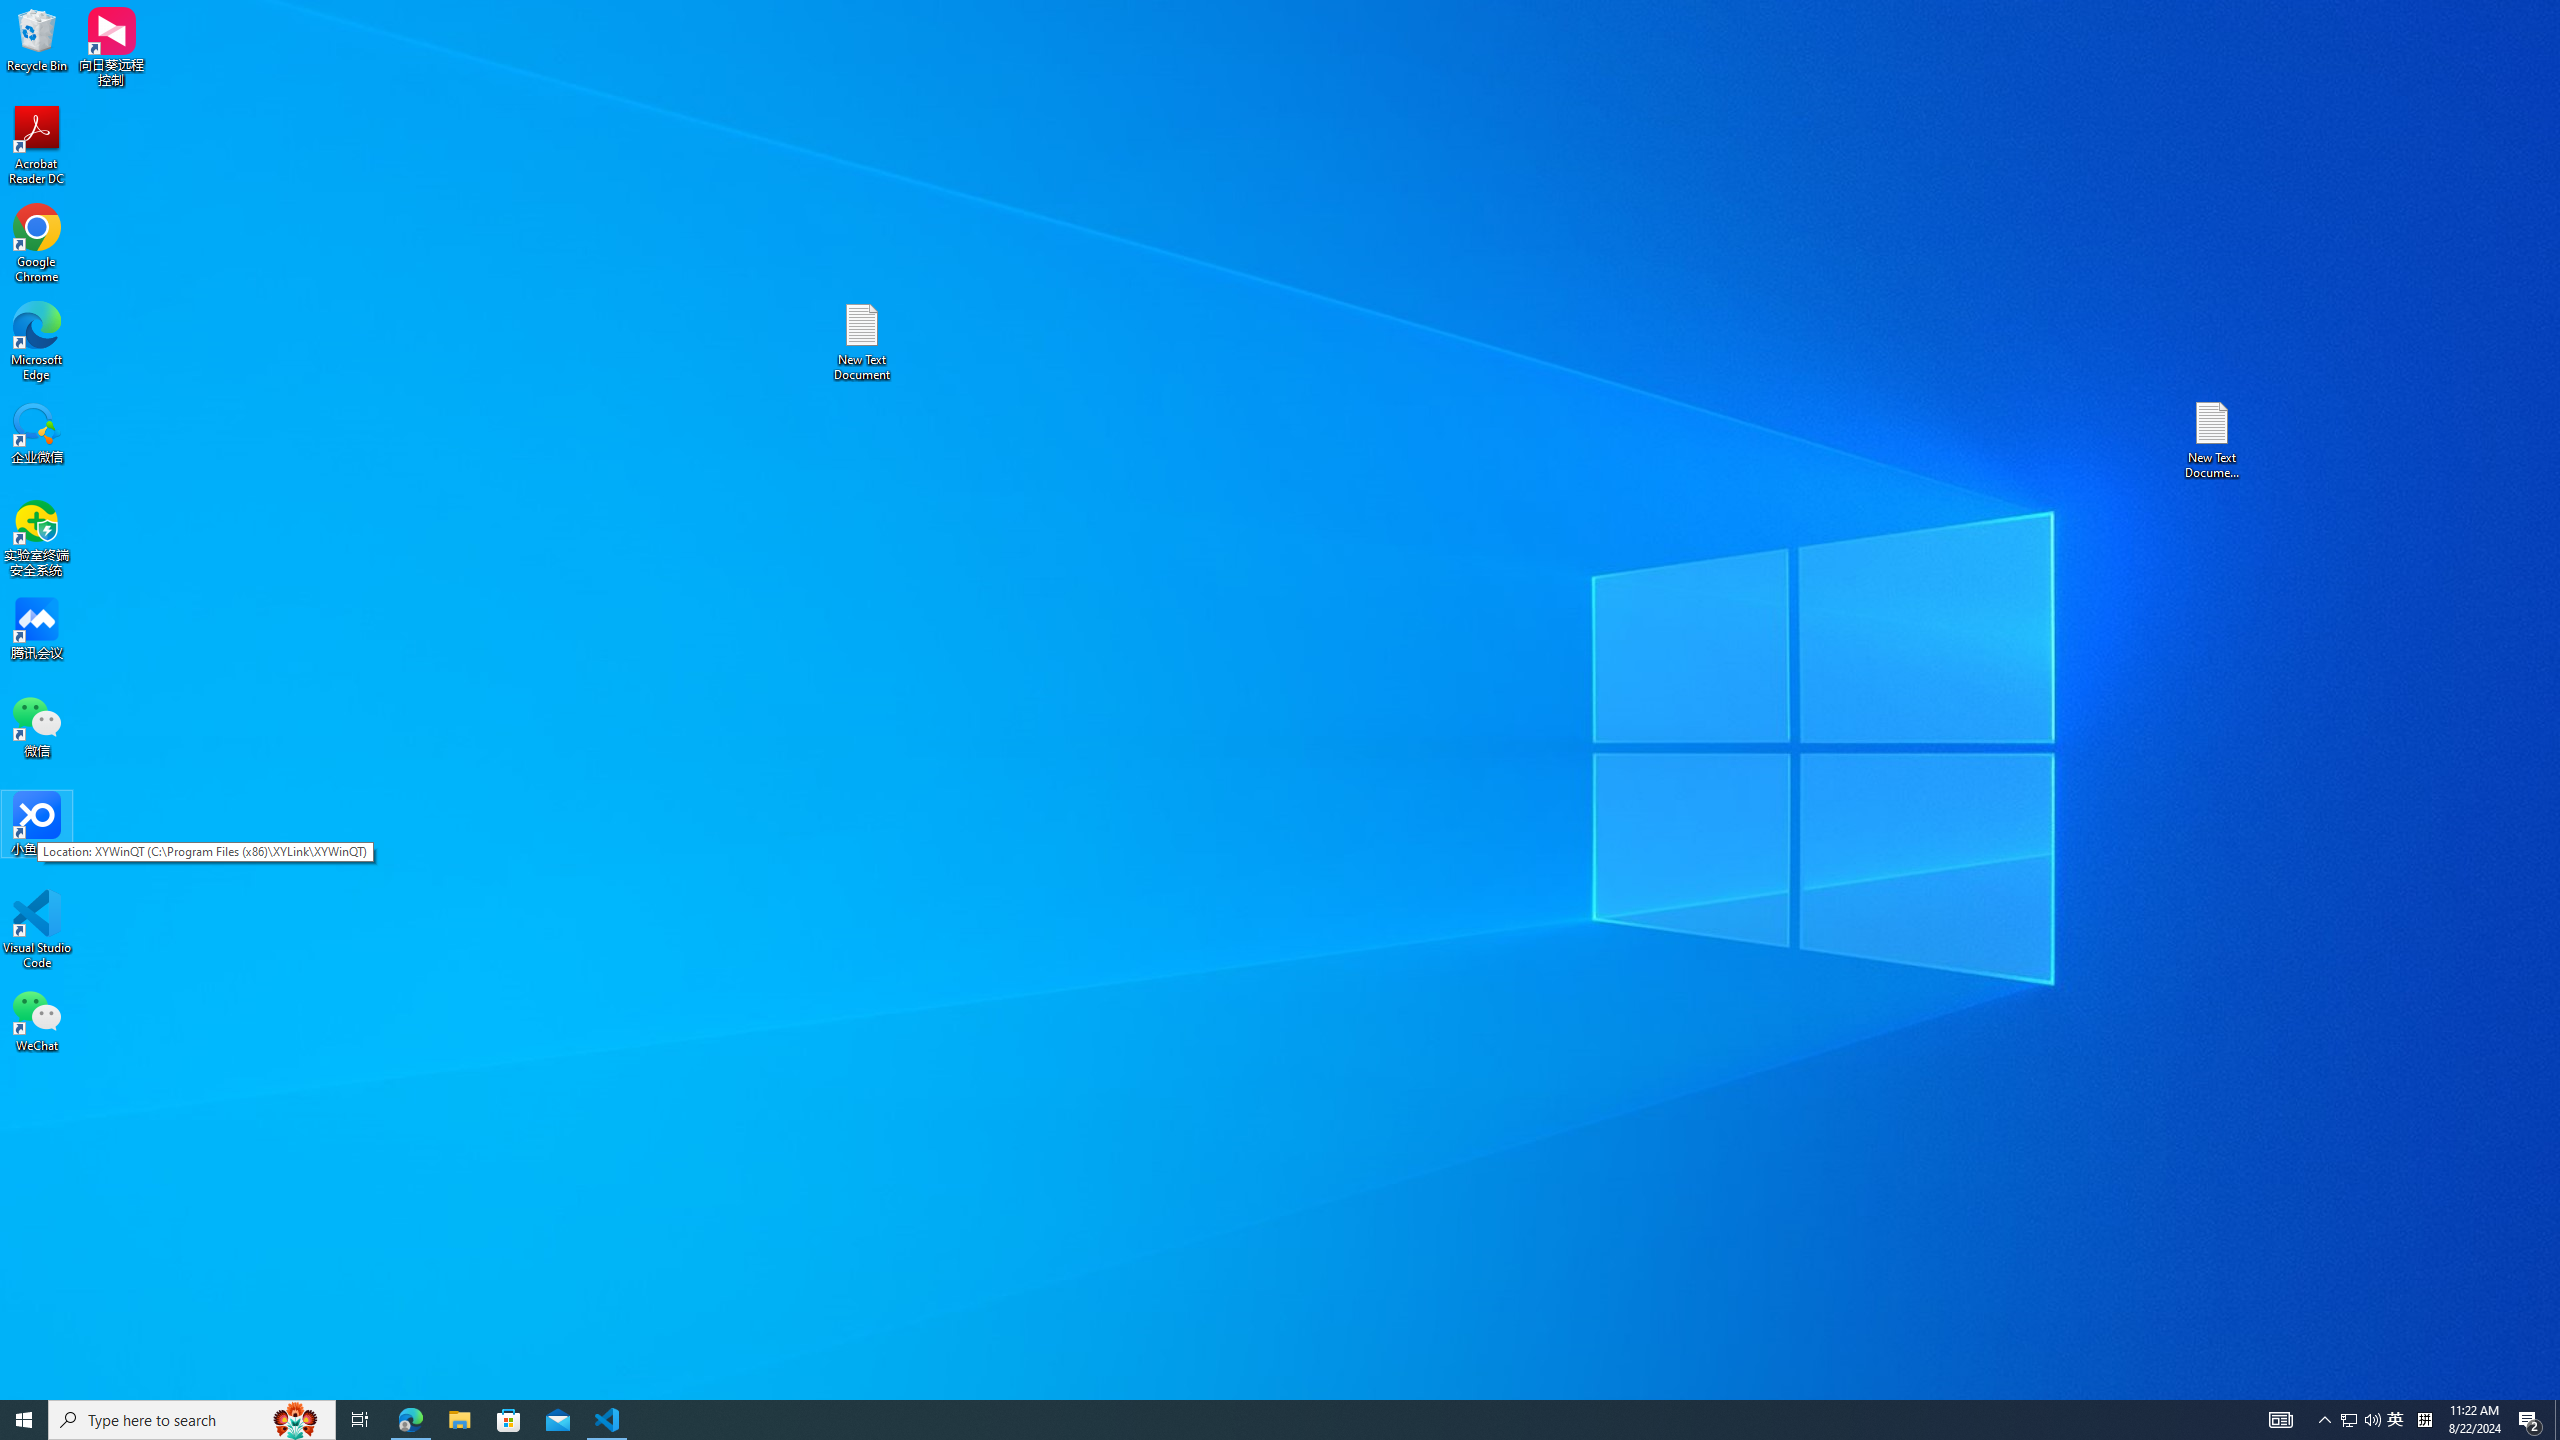 The height and width of the screenshot is (1440, 2560). Describe the element at coordinates (2372, 1418) in the screenshot. I see `'Q2790: 100%'` at that location.